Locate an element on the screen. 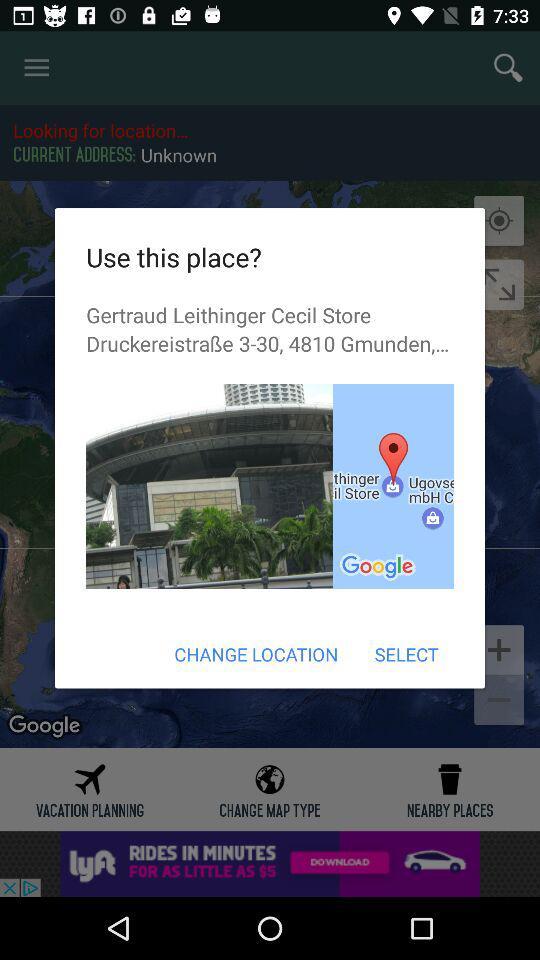 The image size is (540, 960). the icon above change location item is located at coordinates (393, 485).